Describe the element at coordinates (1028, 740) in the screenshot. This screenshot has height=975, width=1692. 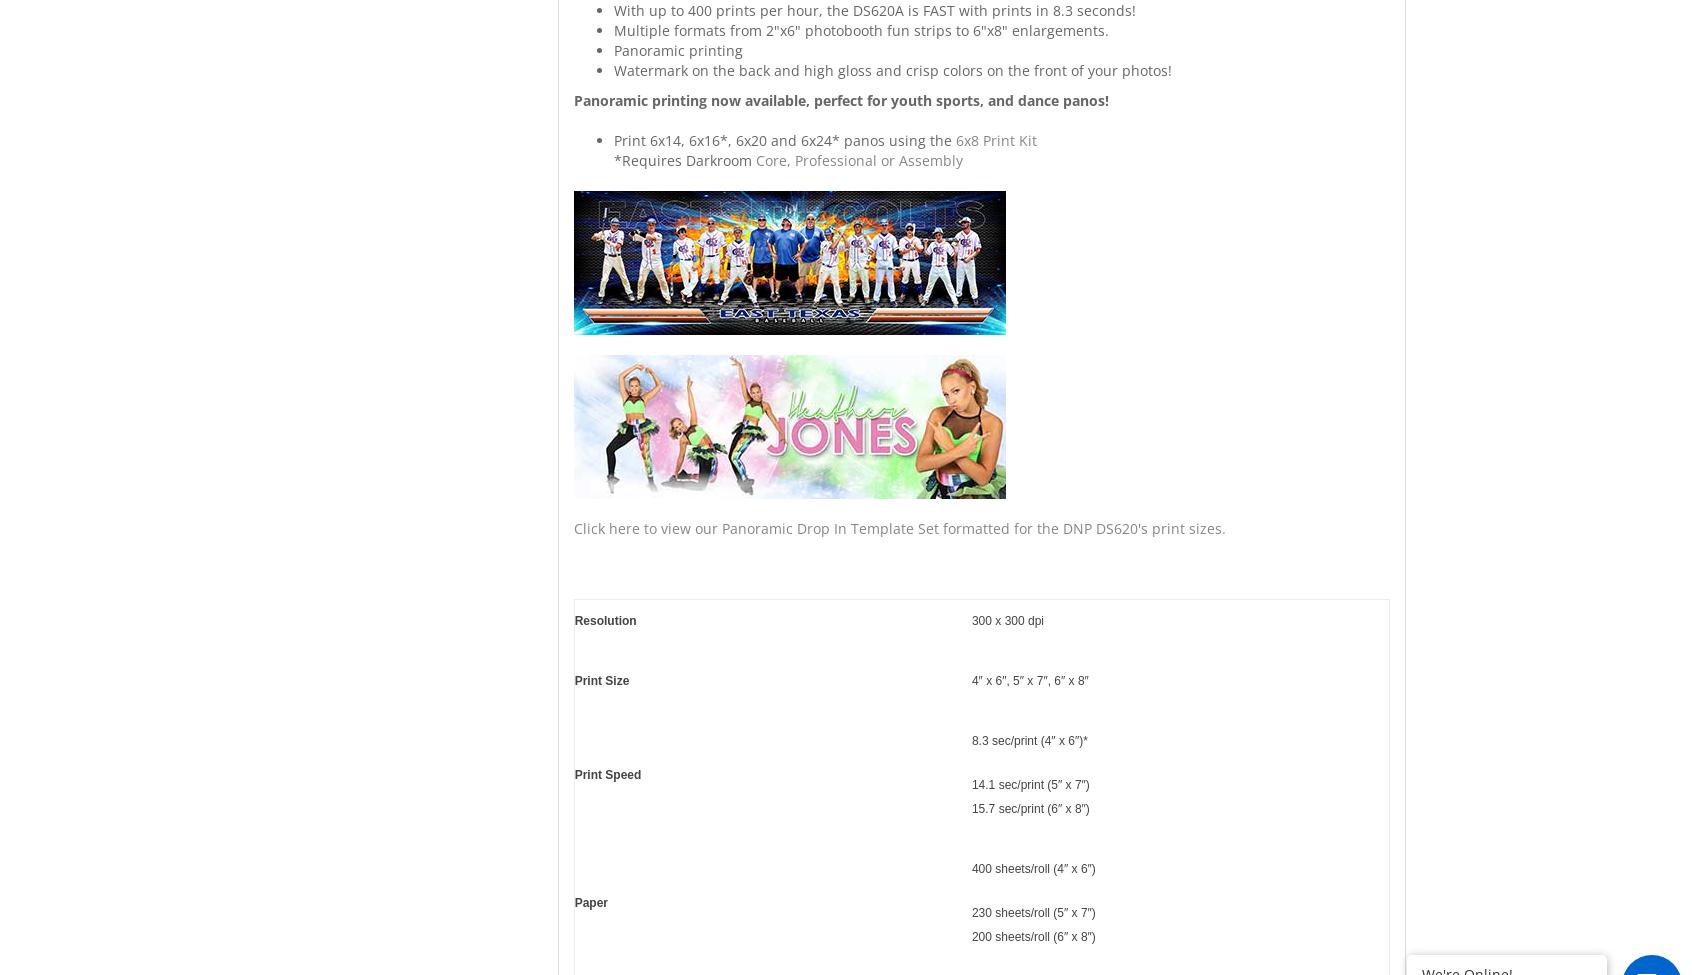
I see `'8.3 sec/print (4″ x 6″)*'` at that location.